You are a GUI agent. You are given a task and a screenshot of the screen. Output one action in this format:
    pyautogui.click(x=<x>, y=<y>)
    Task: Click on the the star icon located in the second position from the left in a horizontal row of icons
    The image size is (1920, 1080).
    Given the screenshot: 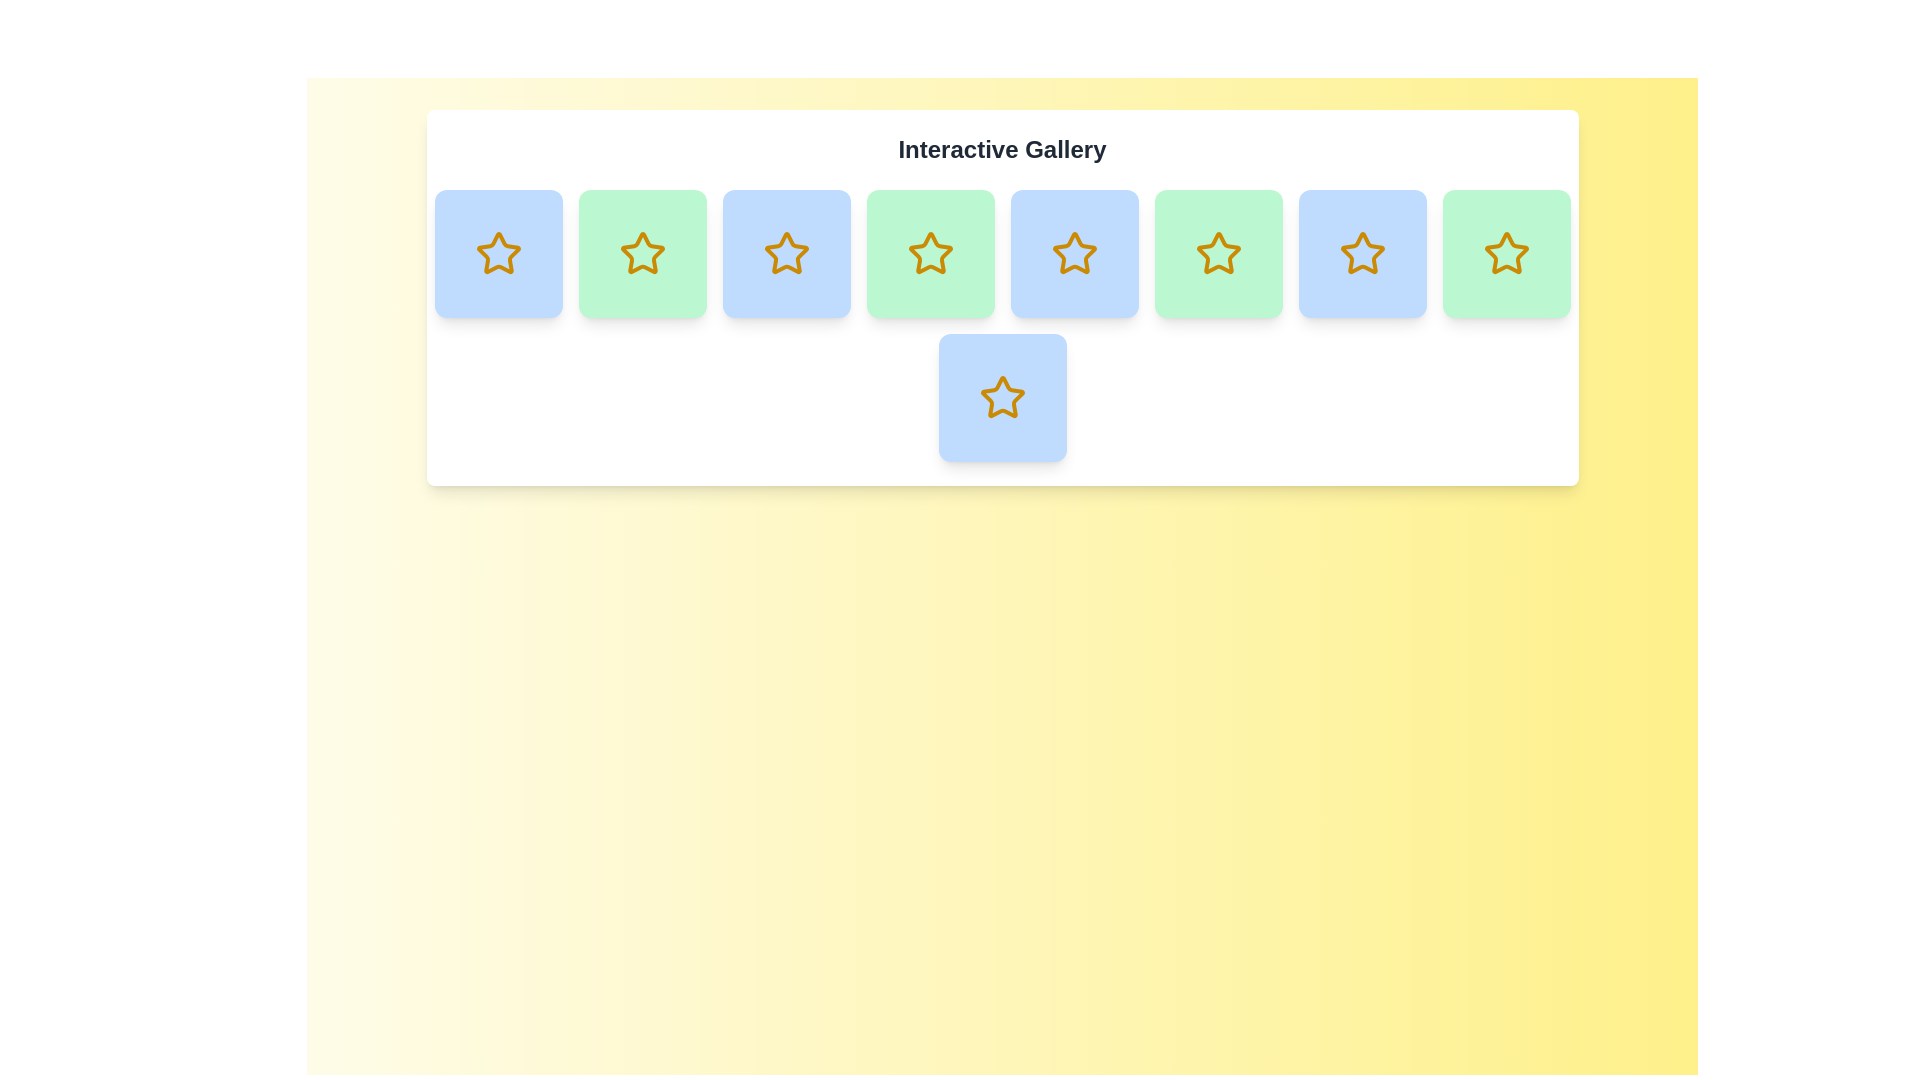 What is the action you would take?
    pyautogui.click(x=642, y=252)
    